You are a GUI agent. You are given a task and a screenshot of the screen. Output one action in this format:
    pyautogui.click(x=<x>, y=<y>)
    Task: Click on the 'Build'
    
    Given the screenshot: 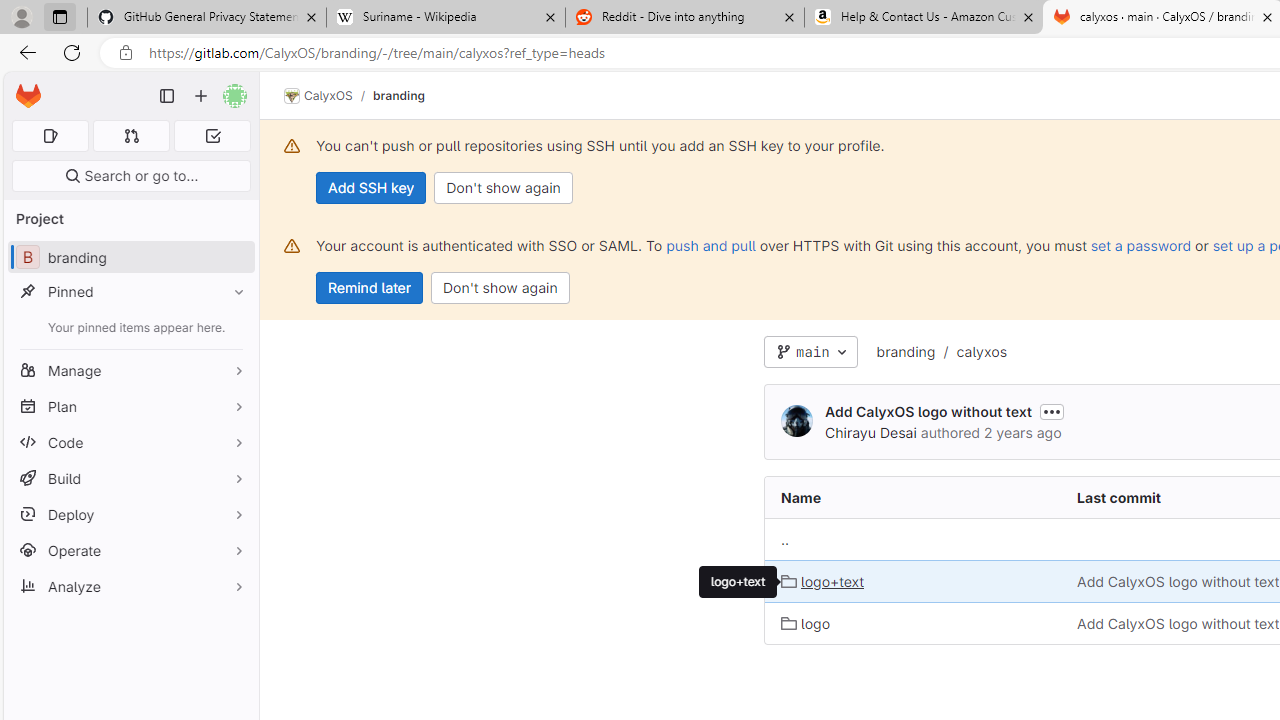 What is the action you would take?
    pyautogui.click(x=130, y=478)
    